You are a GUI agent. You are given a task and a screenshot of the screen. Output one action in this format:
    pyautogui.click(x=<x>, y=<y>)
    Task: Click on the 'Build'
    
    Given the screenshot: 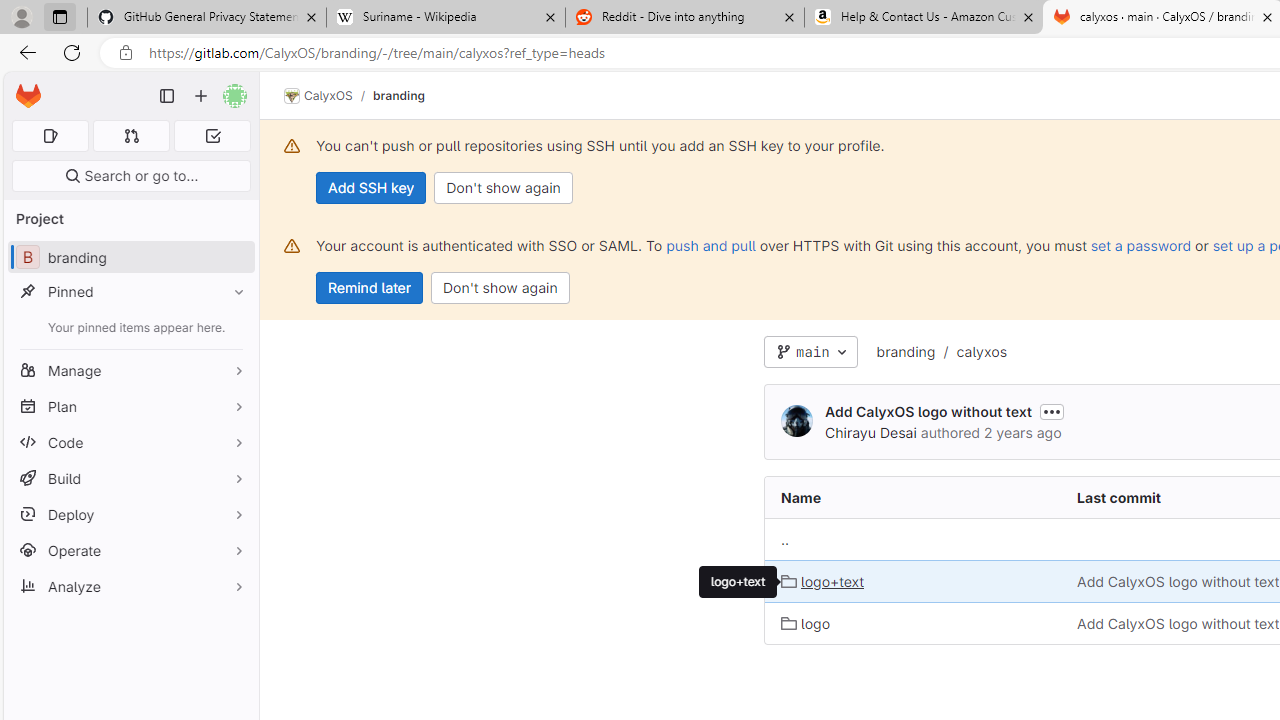 What is the action you would take?
    pyautogui.click(x=130, y=478)
    